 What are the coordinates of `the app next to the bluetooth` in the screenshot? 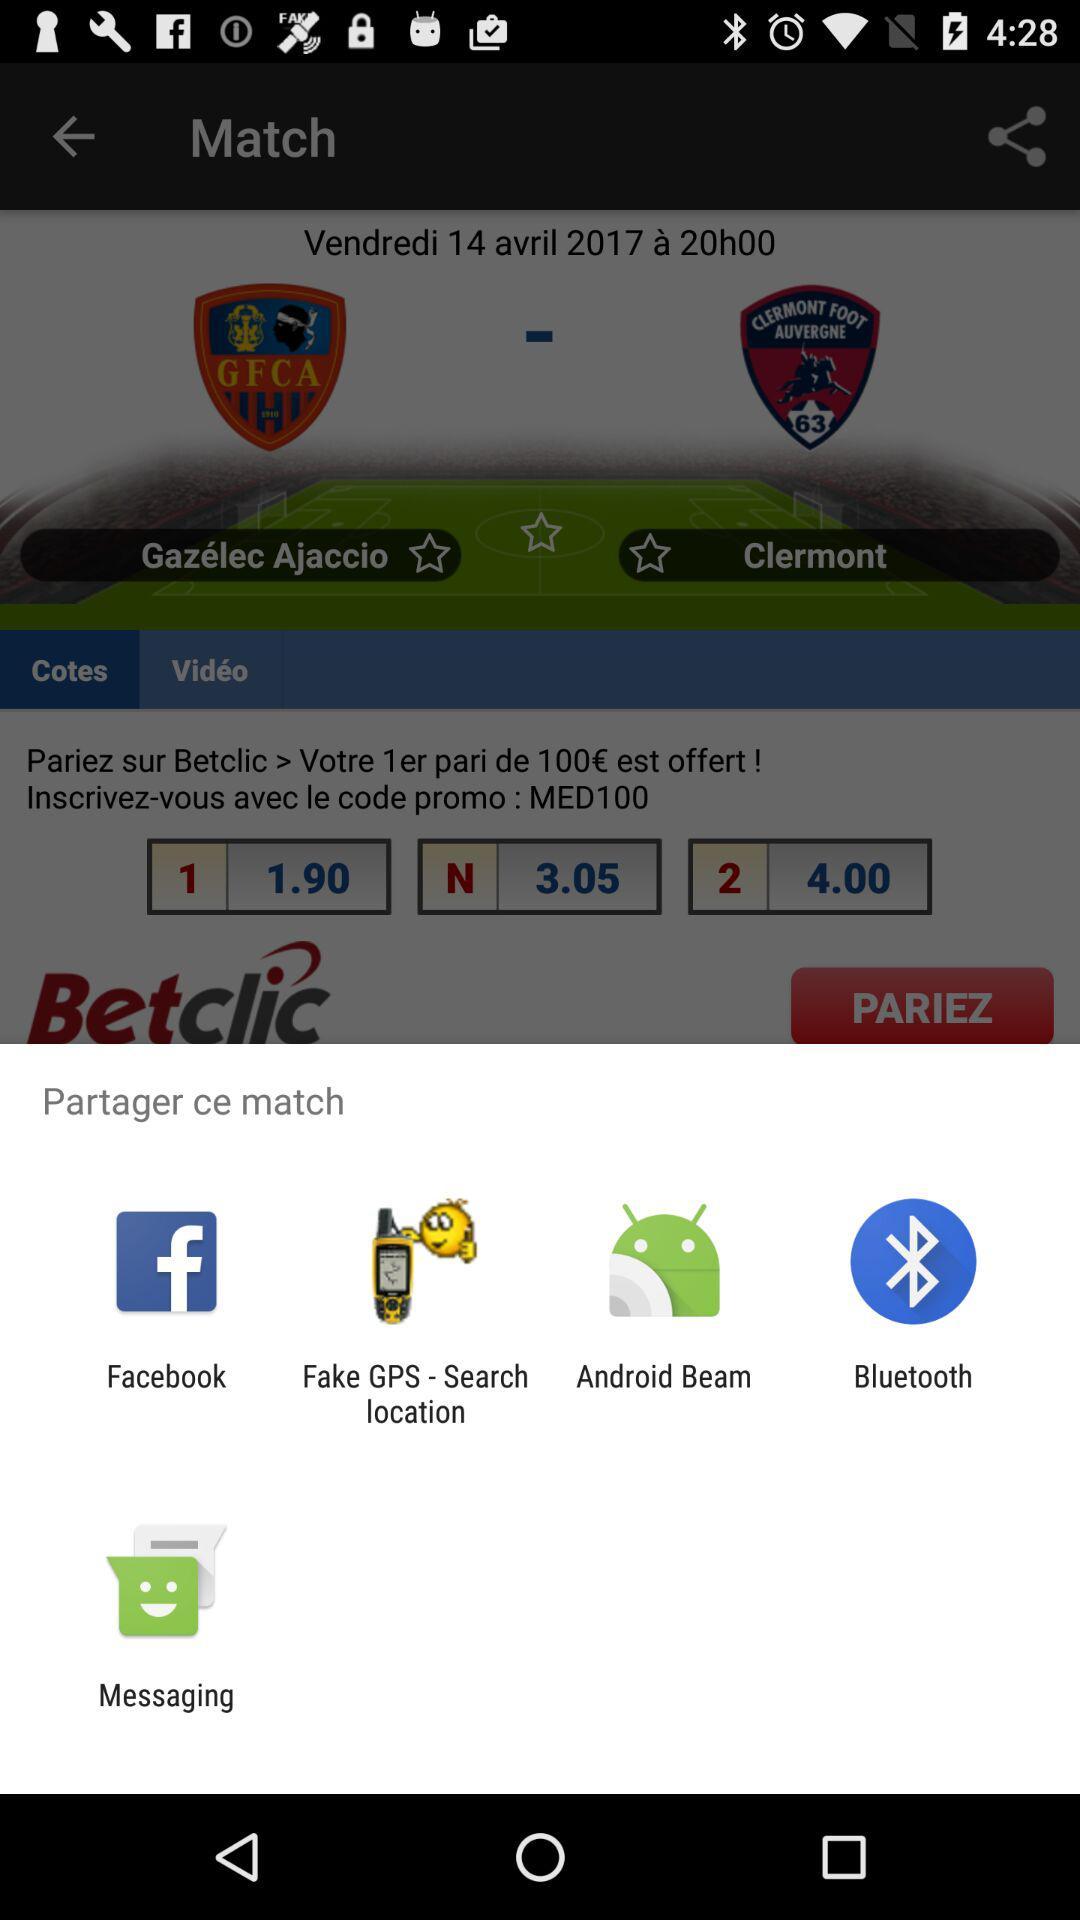 It's located at (664, 1392).